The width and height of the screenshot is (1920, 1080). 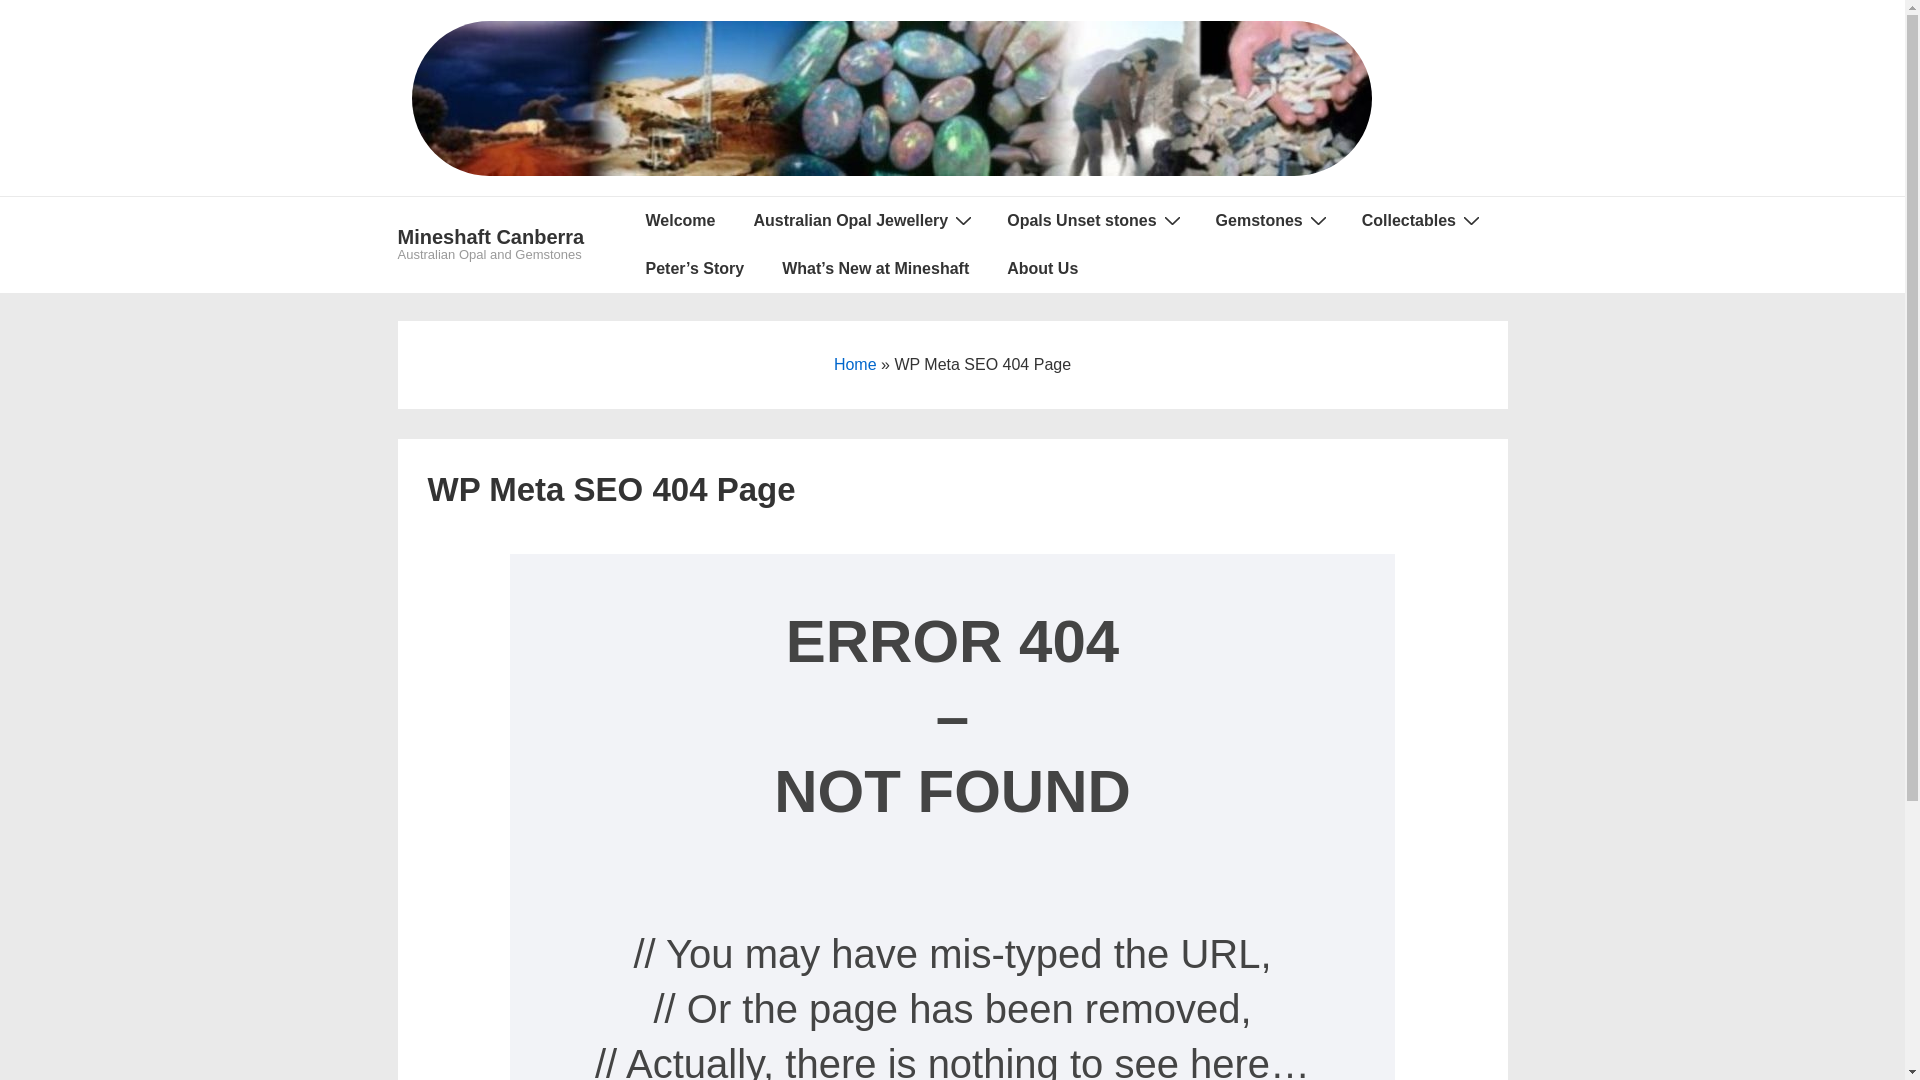 What do you see at coordinates (1198, 220) in the screenshot?
I see `'Gemstones'` at bounding box center [1198, 220].